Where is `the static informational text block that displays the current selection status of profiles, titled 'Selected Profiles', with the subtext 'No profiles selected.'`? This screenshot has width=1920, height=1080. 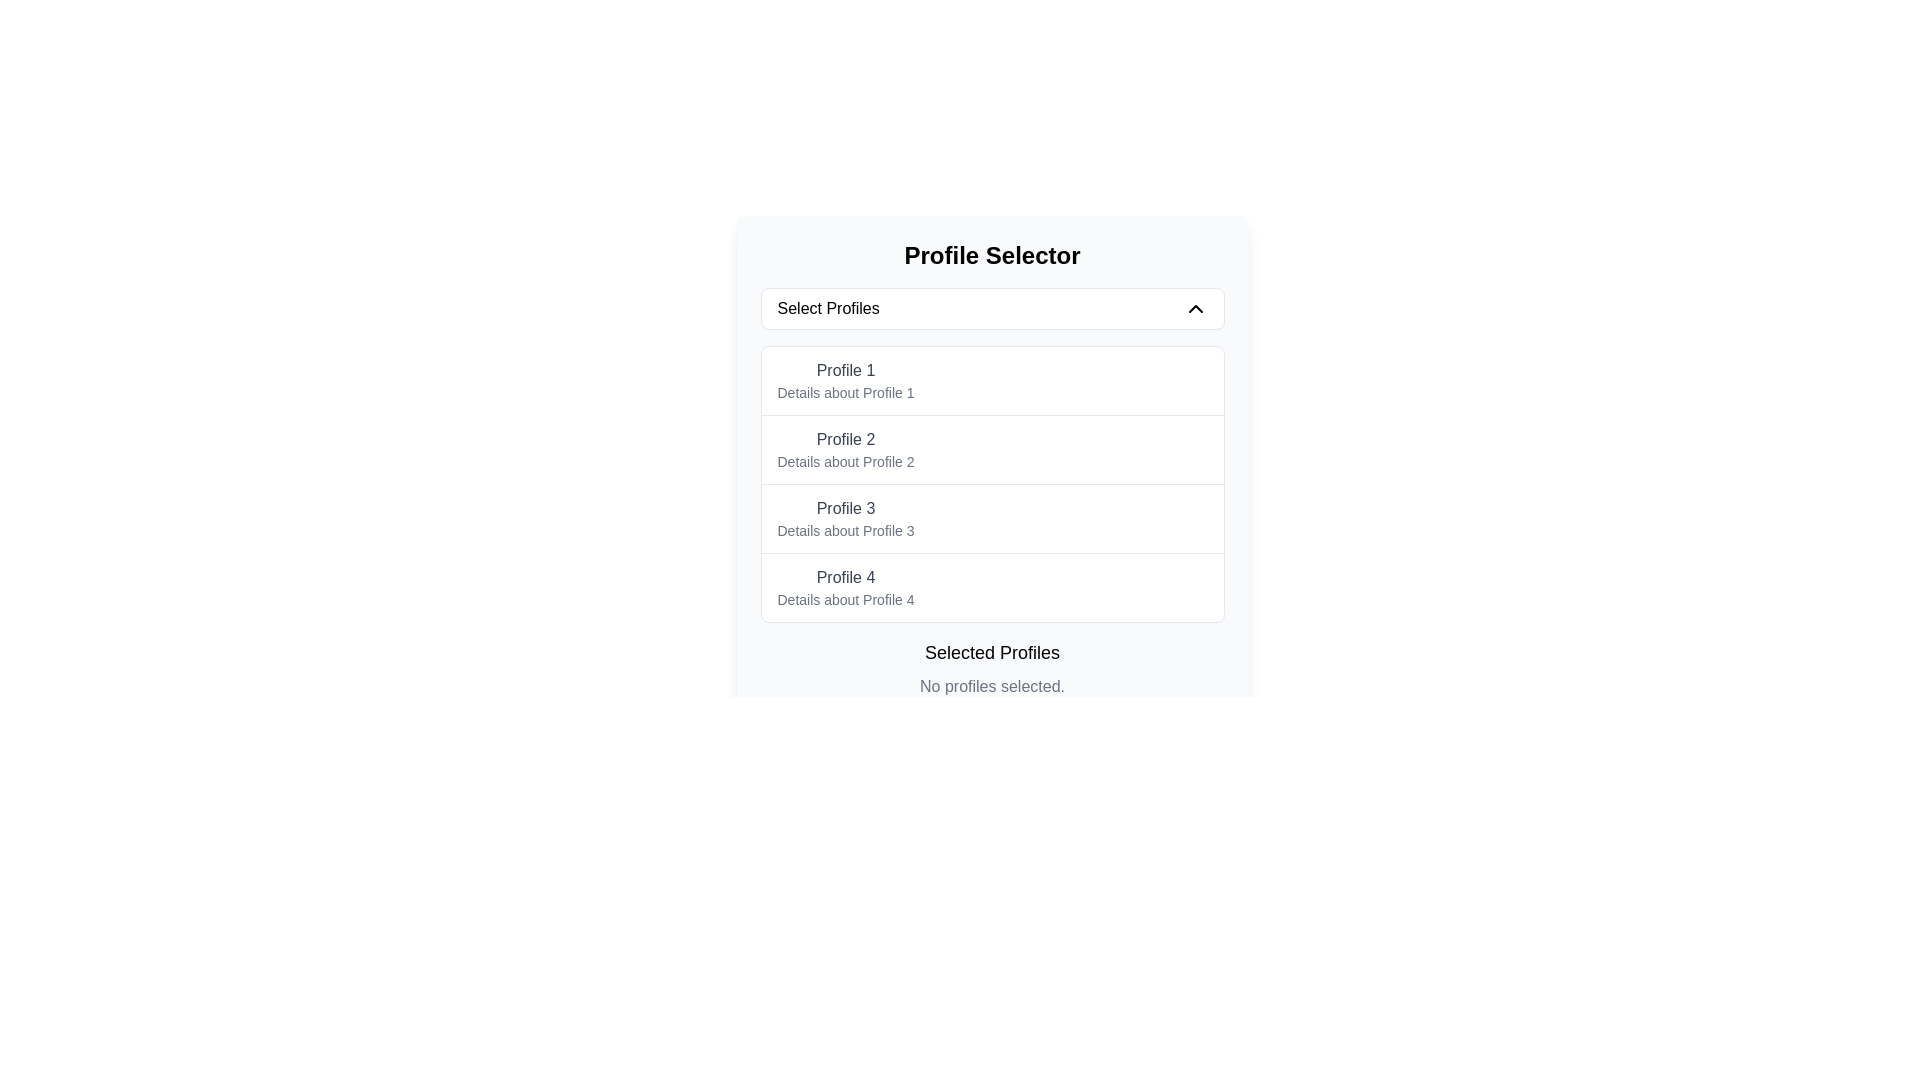 the static informational text block that displays the current selection status of profiles, titled 'Selected Profiles', with the subtext 'No profiles selected.' is located at coordinates (992, 668).